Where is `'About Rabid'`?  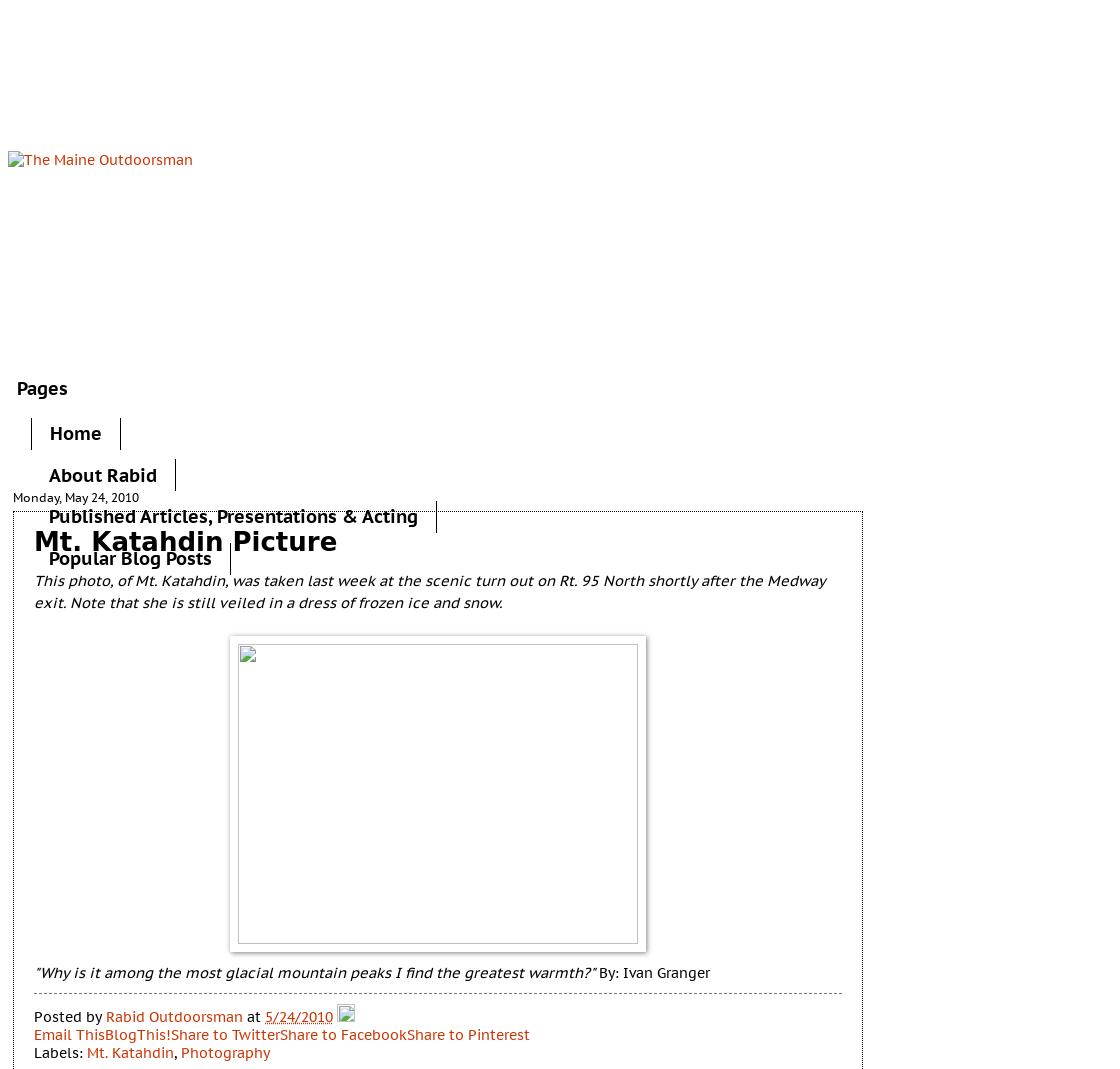 'About Rabid' is located at coordinates (103, 473).